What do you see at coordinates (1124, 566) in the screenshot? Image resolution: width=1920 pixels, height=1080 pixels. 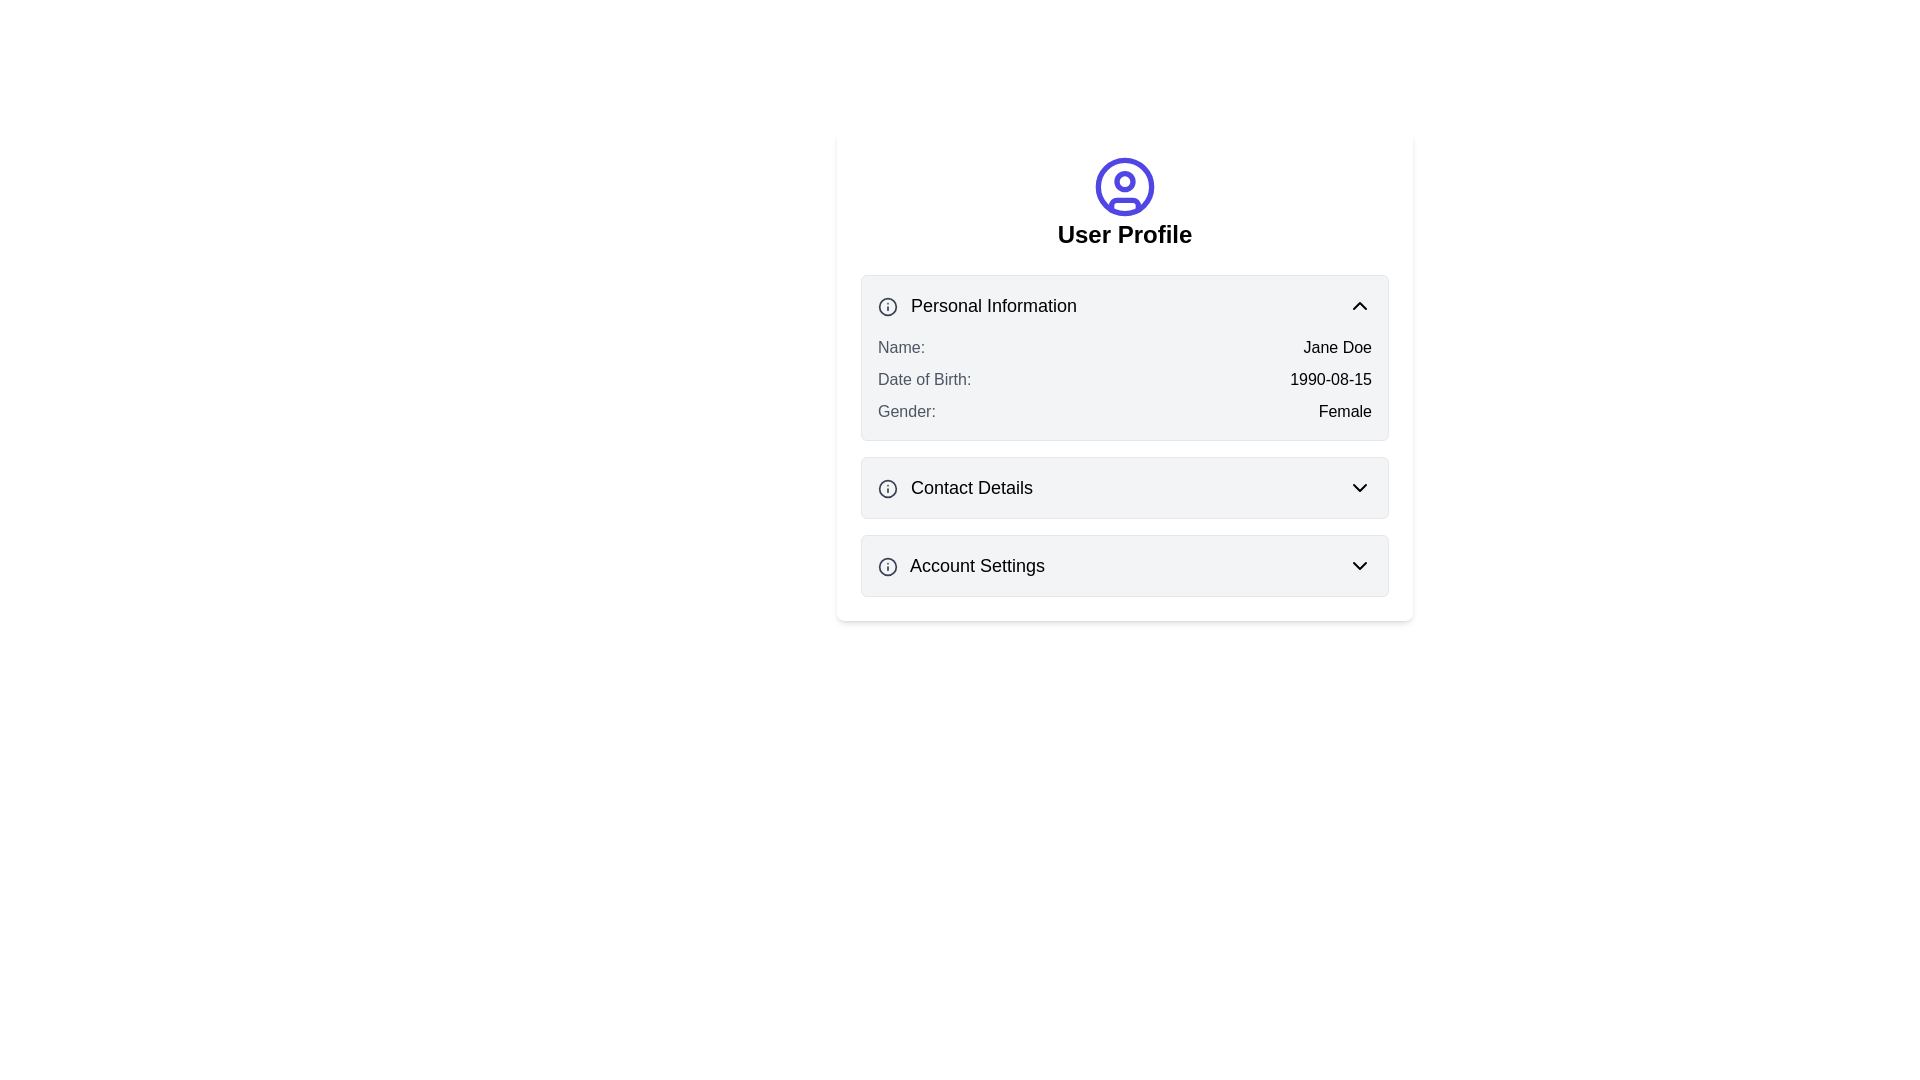 I see `the 'Account Settings' collapsible section header, which has a gray background and rounded corners` at bounding box center [1124, 566].